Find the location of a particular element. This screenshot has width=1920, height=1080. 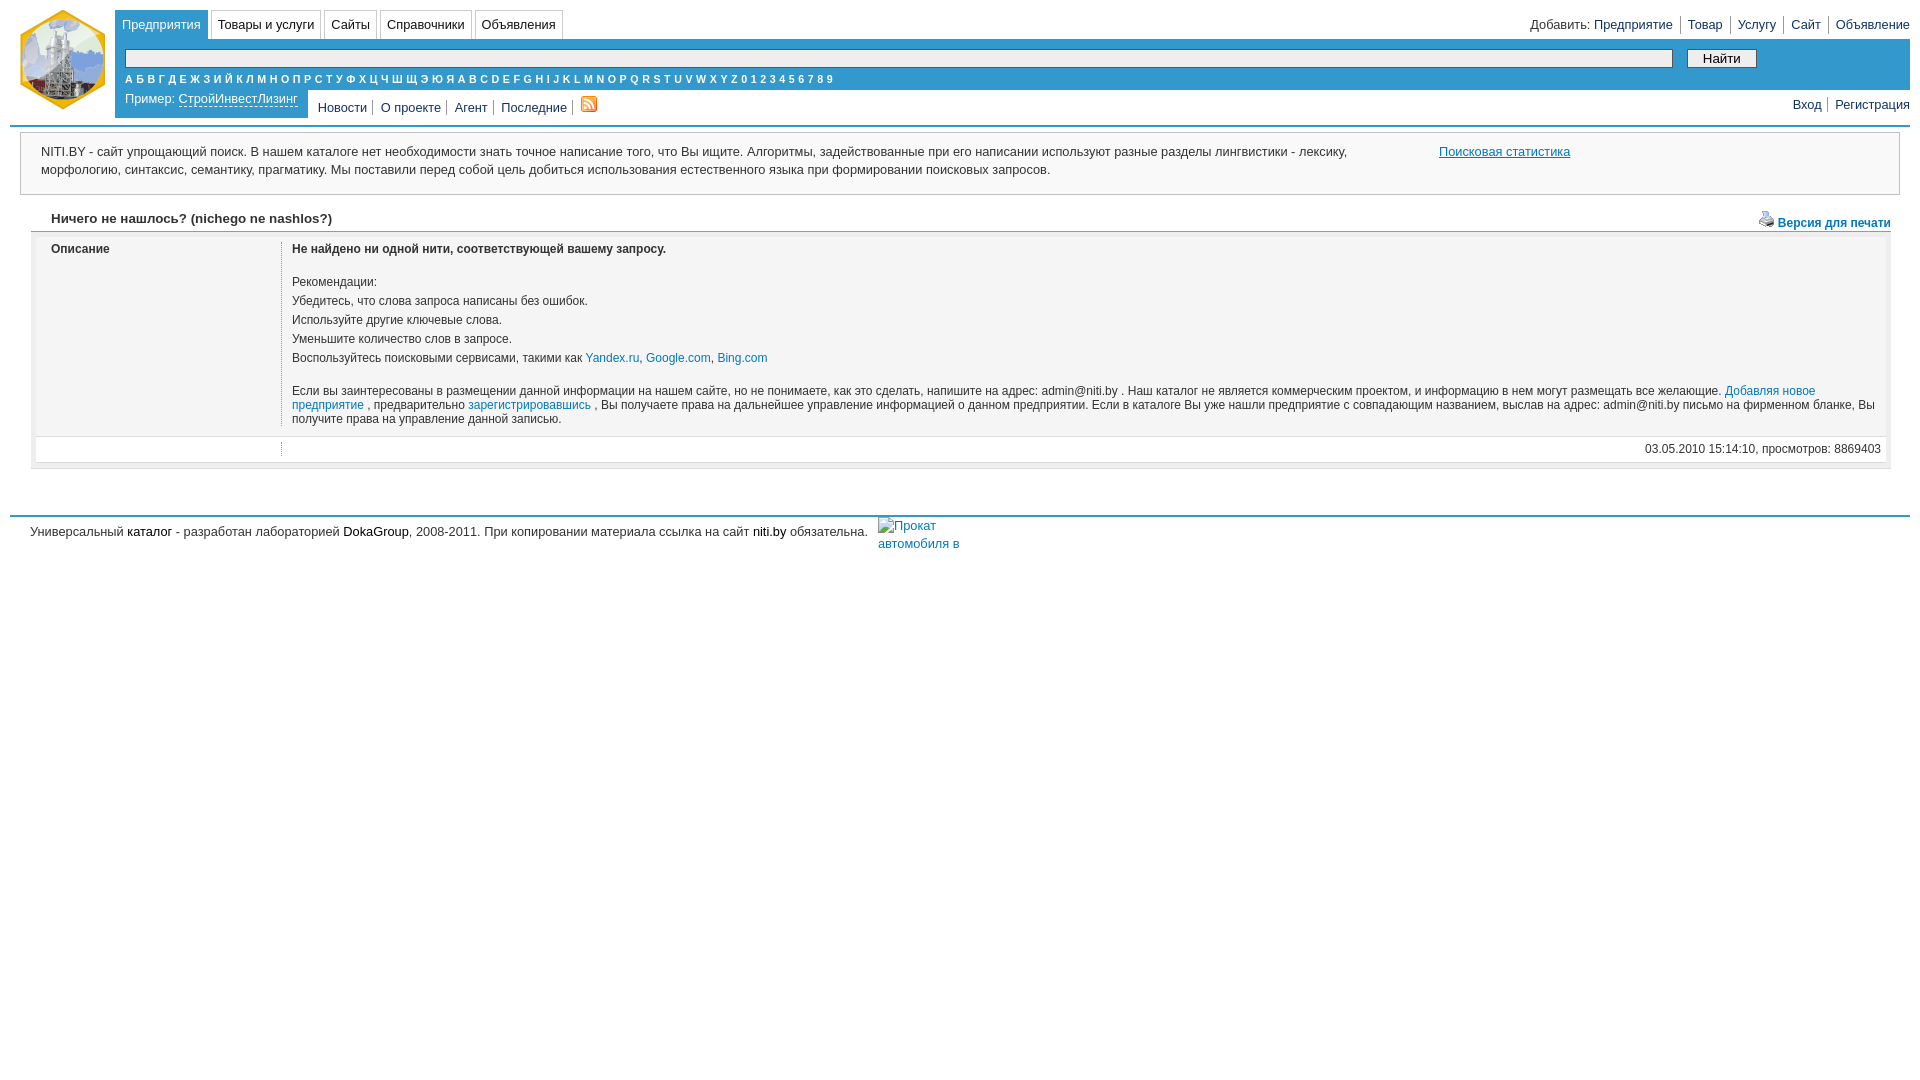

'T' is located at coordinates (667, 77).